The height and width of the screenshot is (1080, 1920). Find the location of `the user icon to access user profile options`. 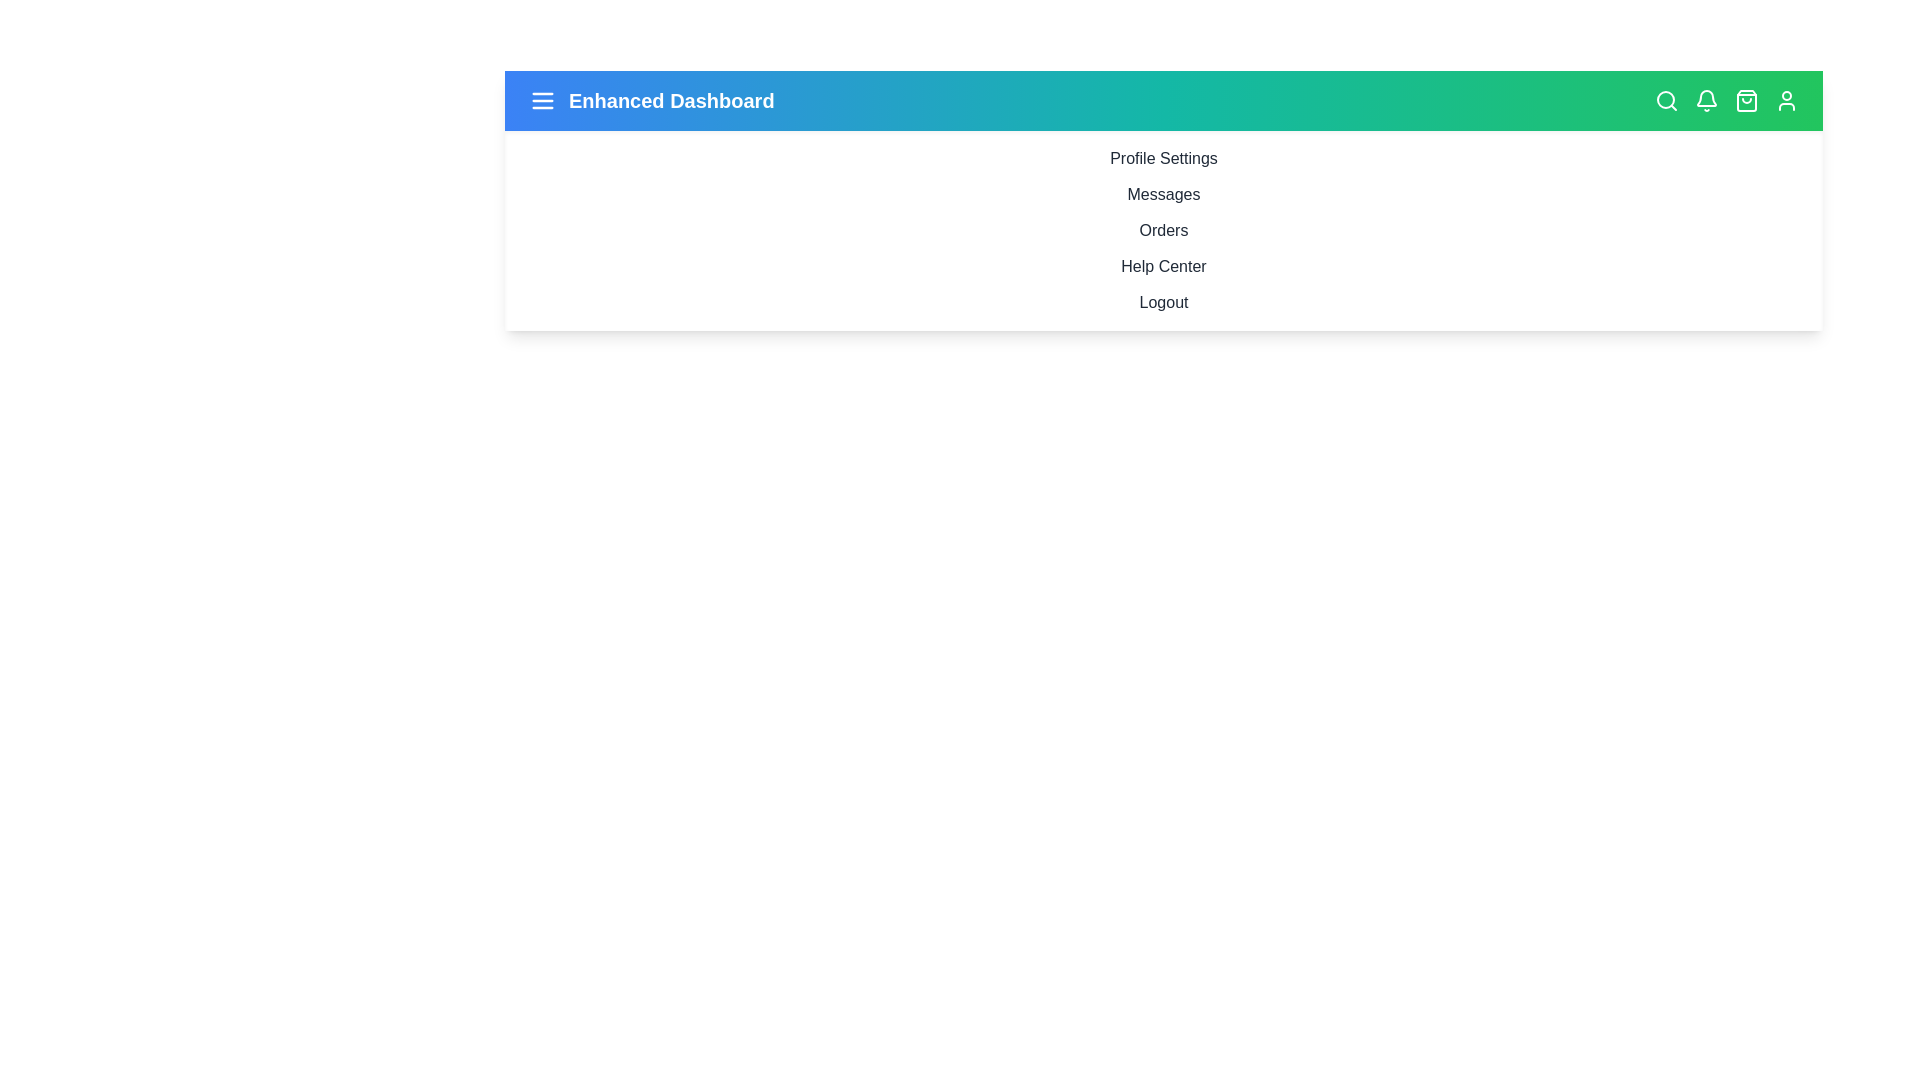

the user icon to access user profile options is located at coordinates (1786, 100).